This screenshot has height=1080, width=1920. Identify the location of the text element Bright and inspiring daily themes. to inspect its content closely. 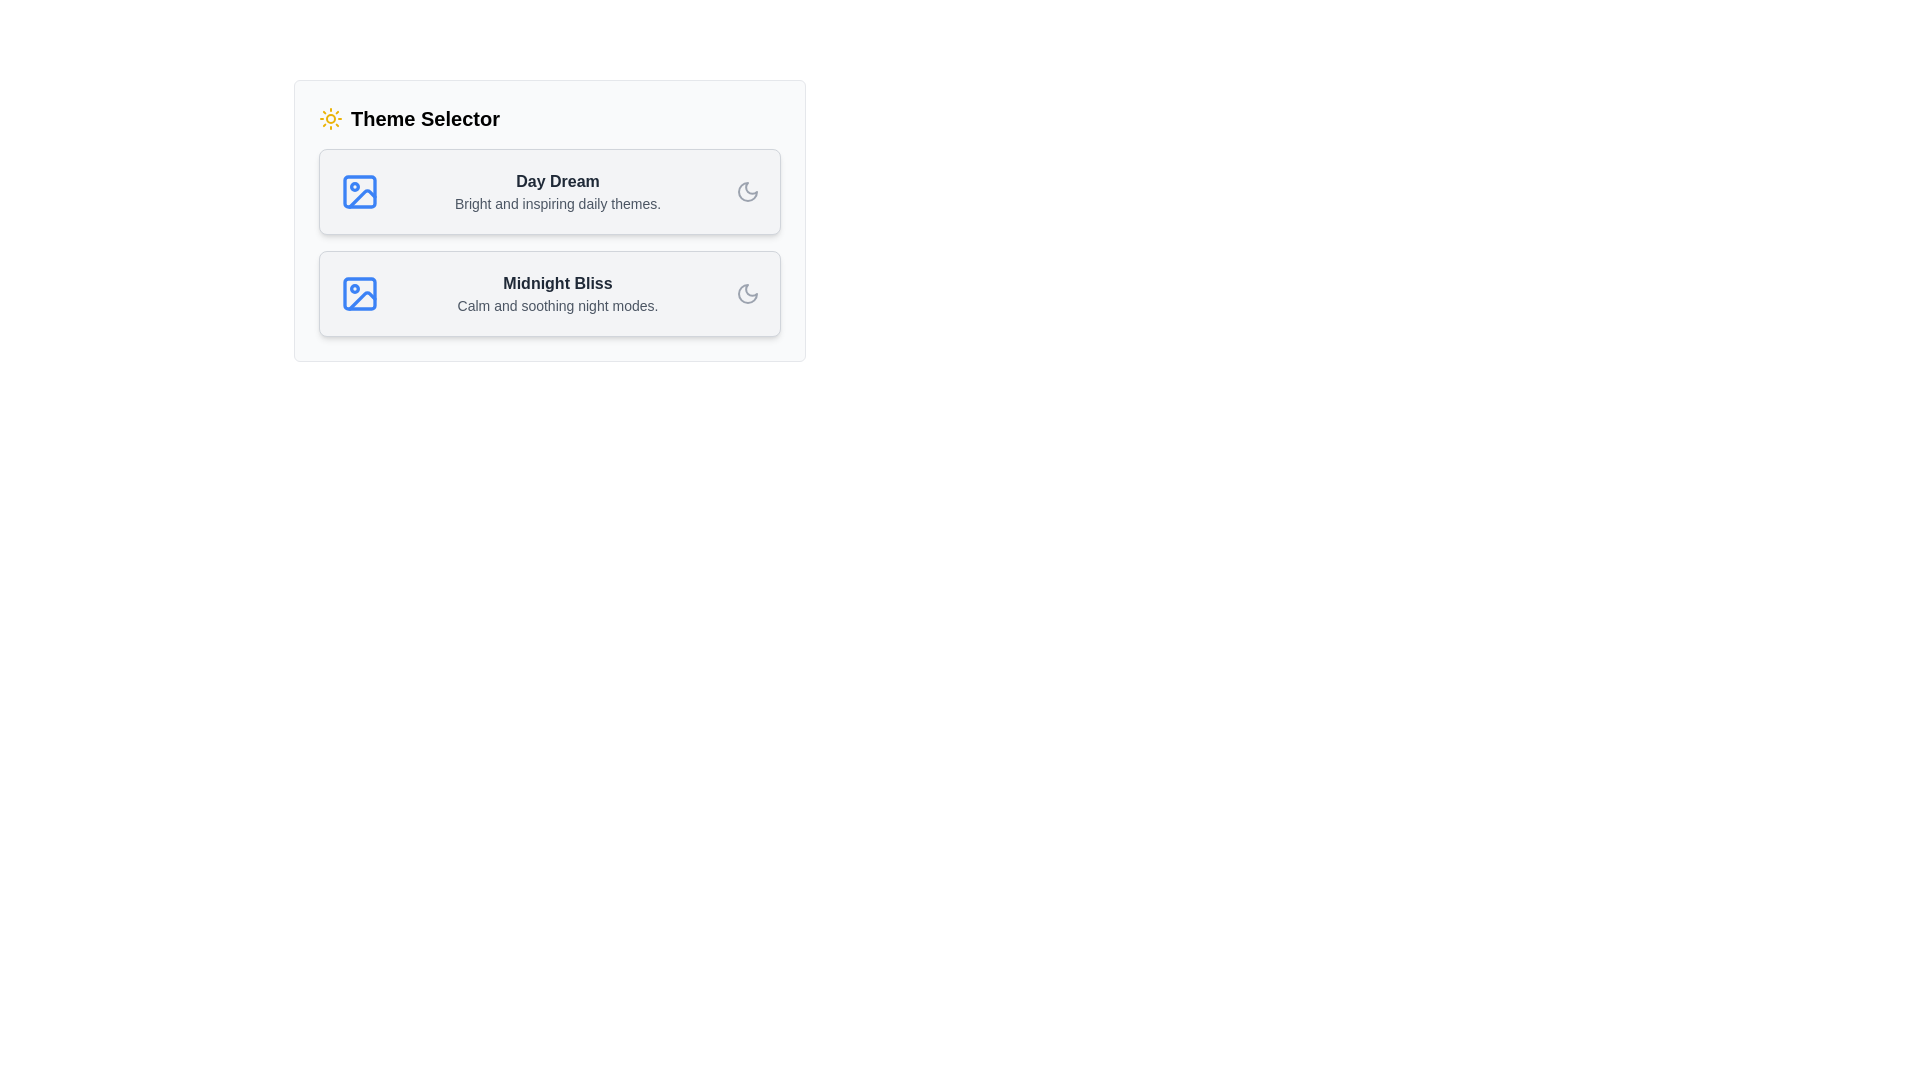
(557, 204).